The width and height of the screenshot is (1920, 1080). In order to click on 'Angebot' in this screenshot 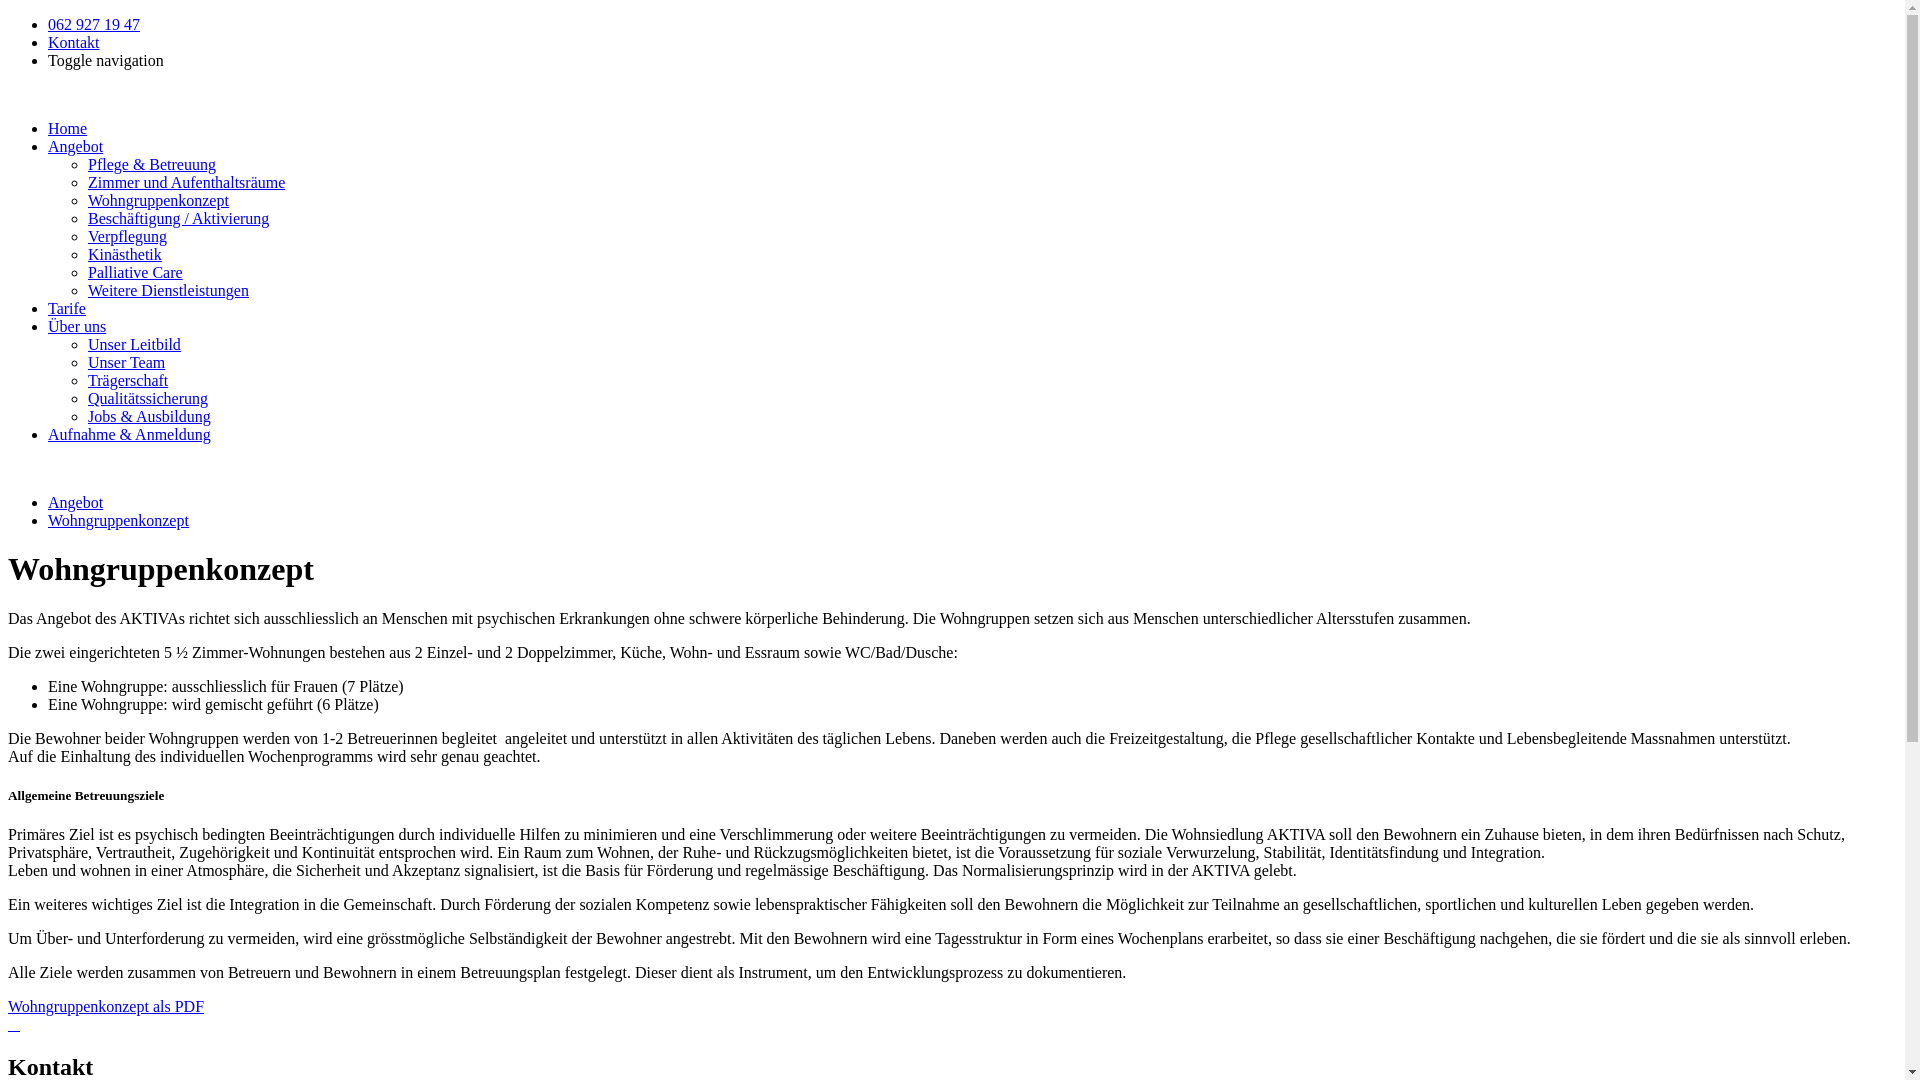, I will do `click(75, 501)`.